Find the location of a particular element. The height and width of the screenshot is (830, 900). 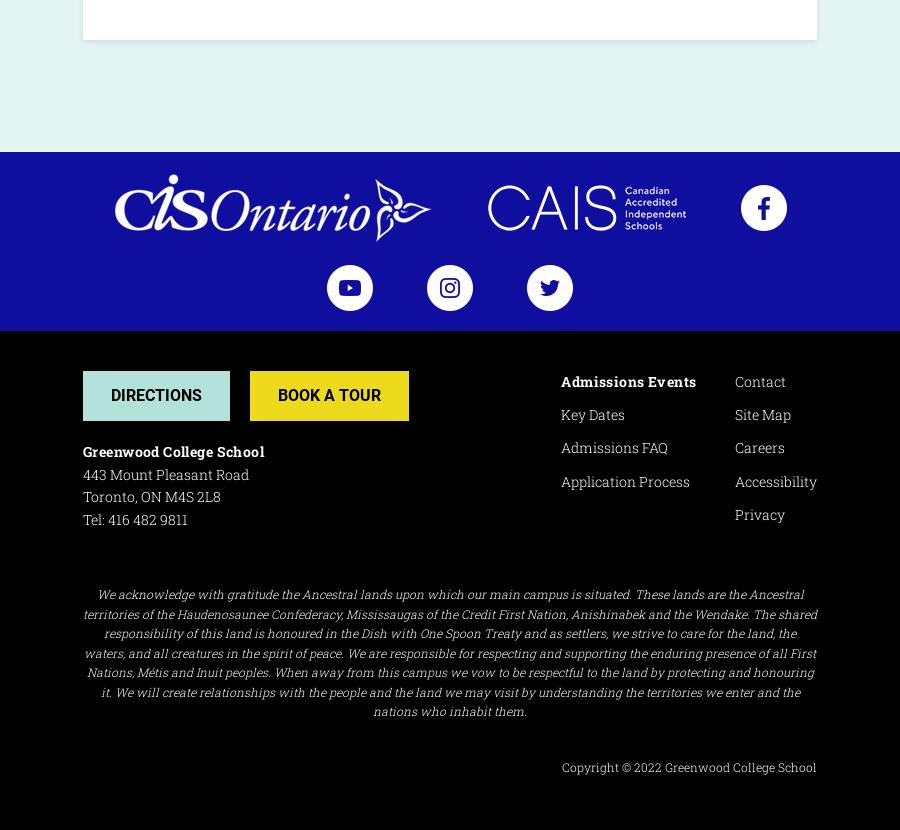

'Admissions FAQ' is located at coordinates (614, 447).